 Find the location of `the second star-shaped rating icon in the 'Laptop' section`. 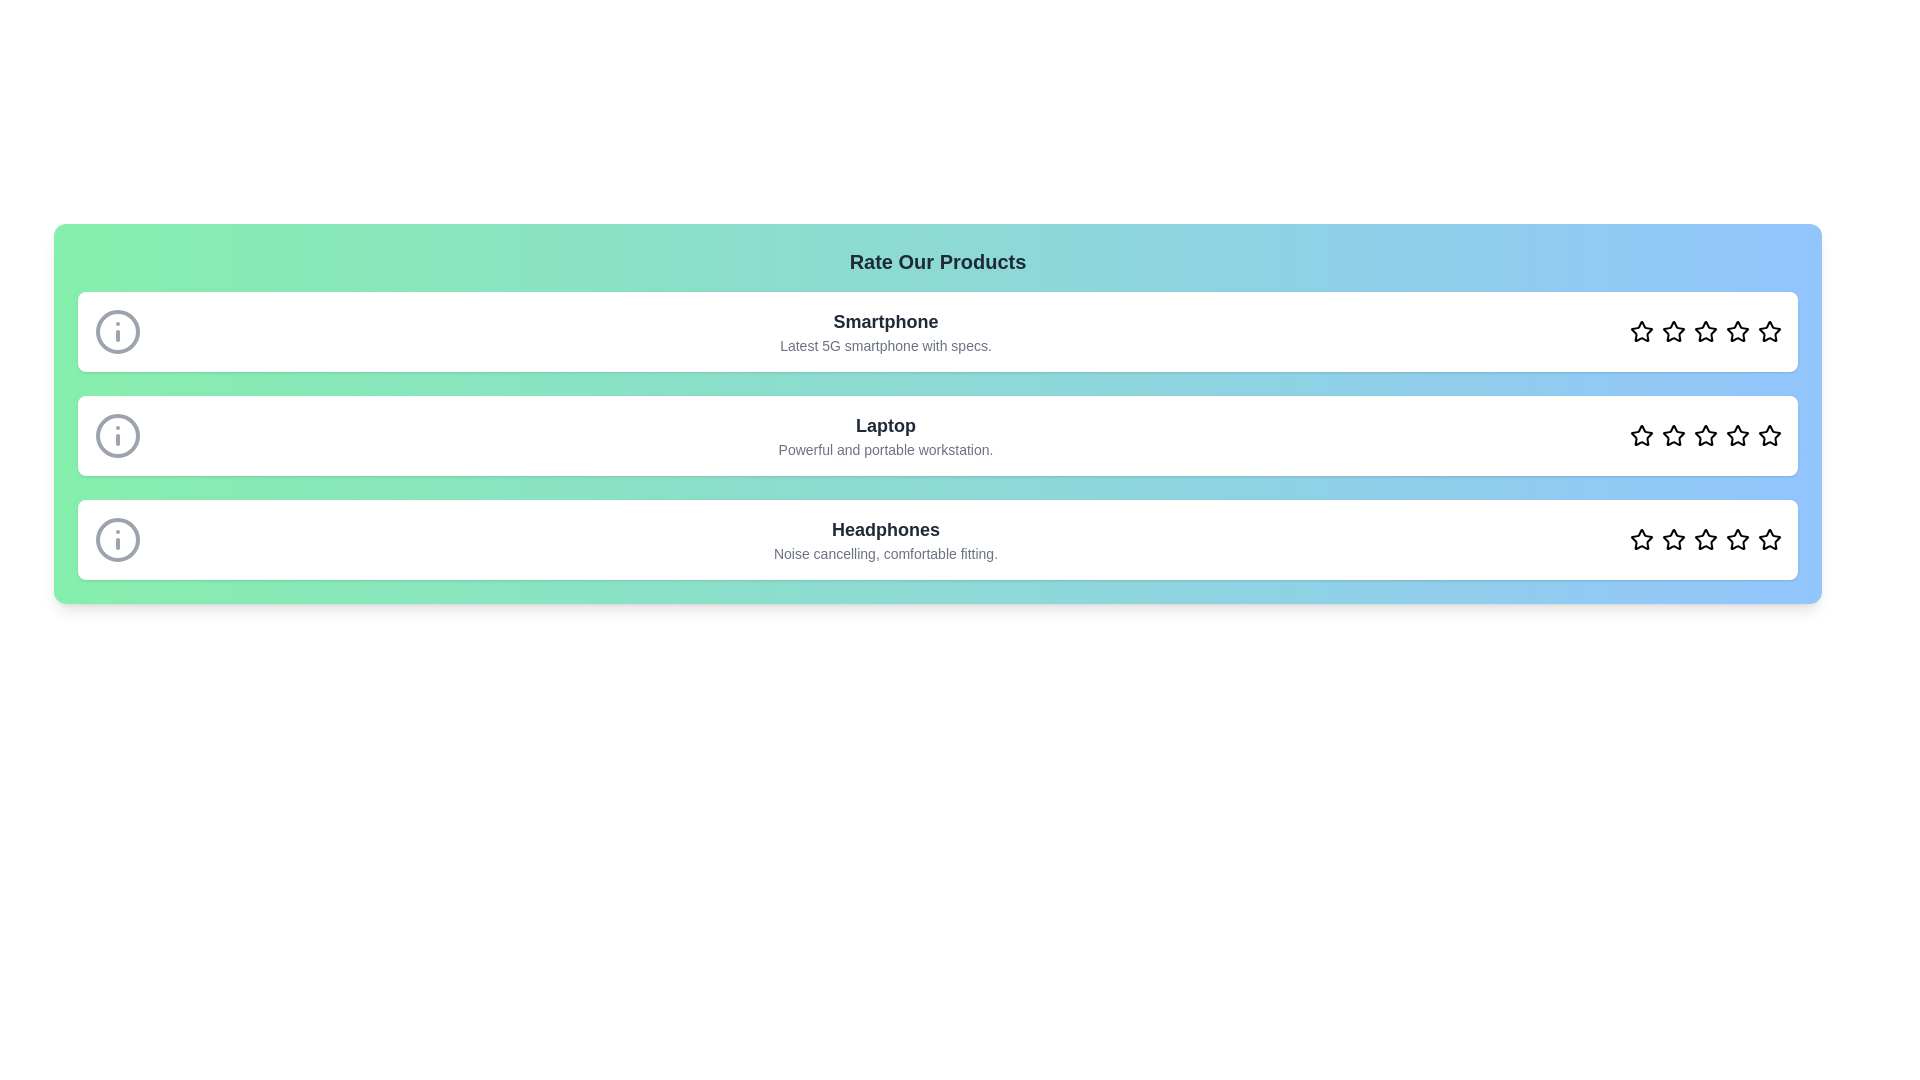

the second star-shaped rating icon in the 'Laptop' section is located at coordinates (1641, 434).